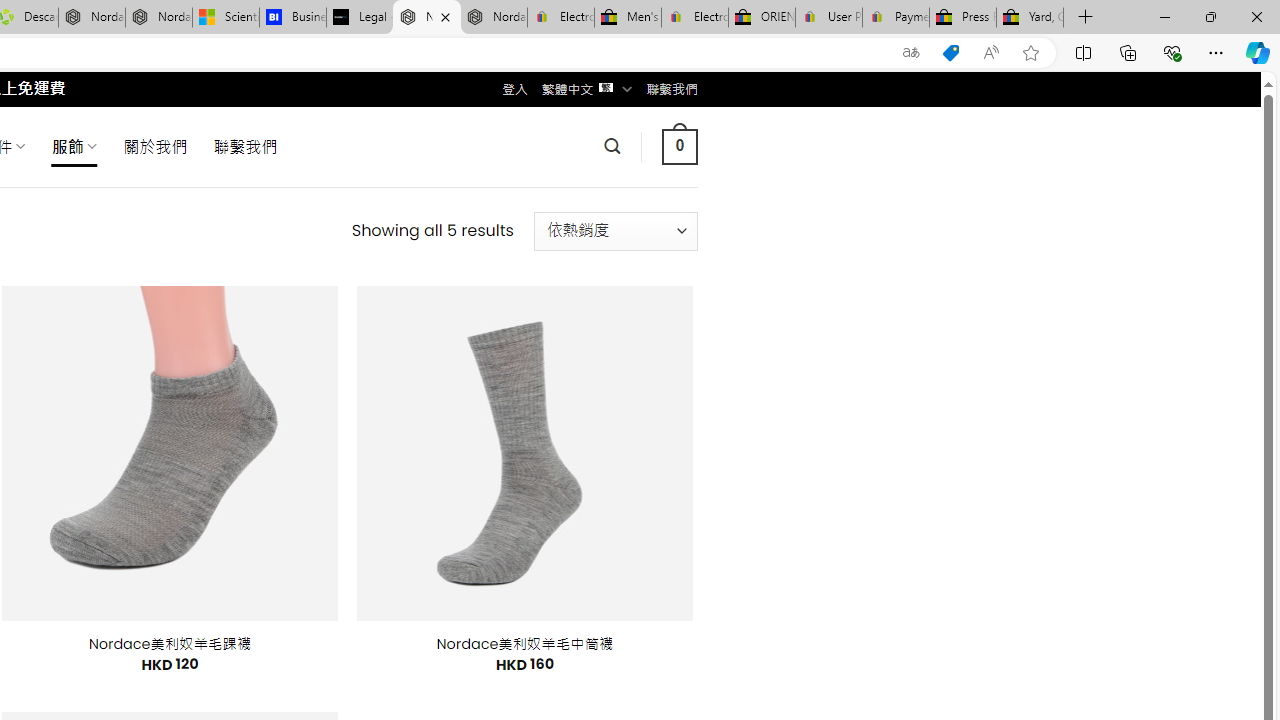 This screenshot has width=1280, height=720. I want to click on '  0  ', so click(679, 145).